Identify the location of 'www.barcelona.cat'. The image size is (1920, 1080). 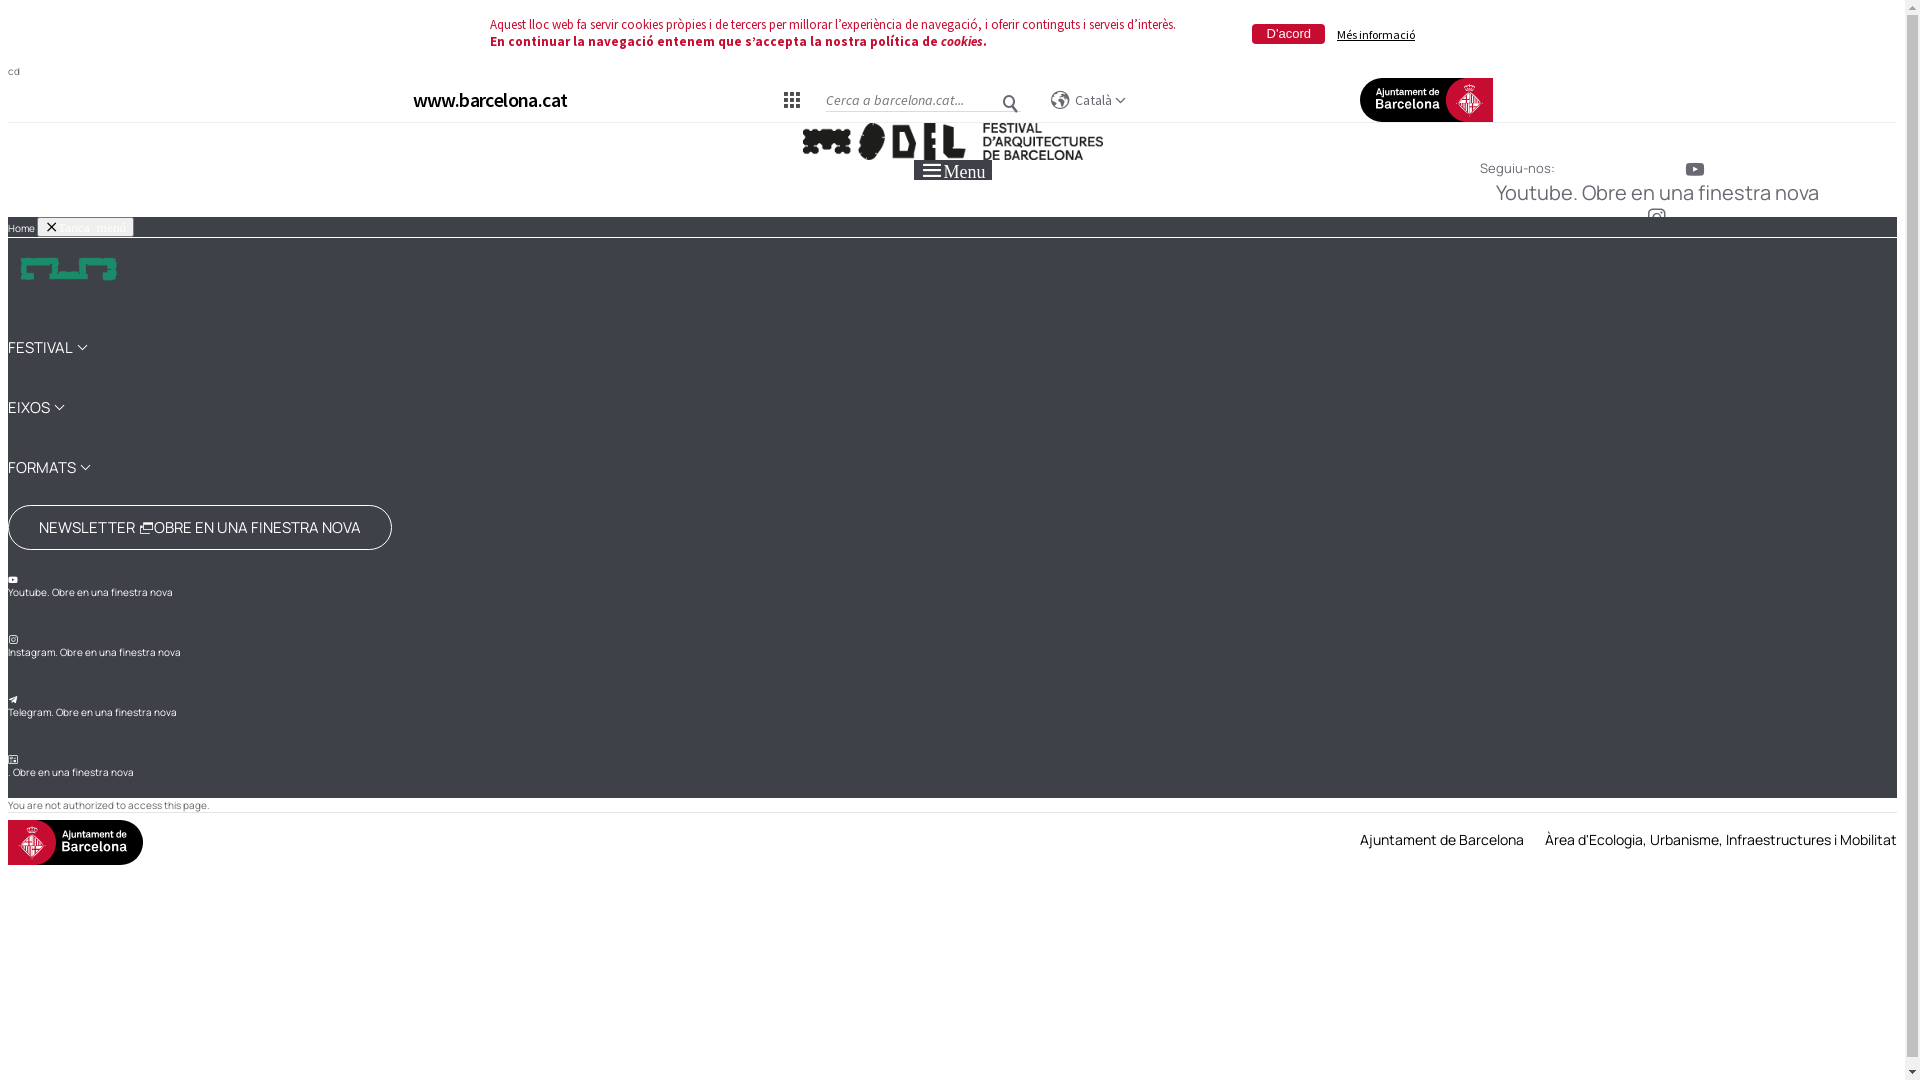
(489, 99).